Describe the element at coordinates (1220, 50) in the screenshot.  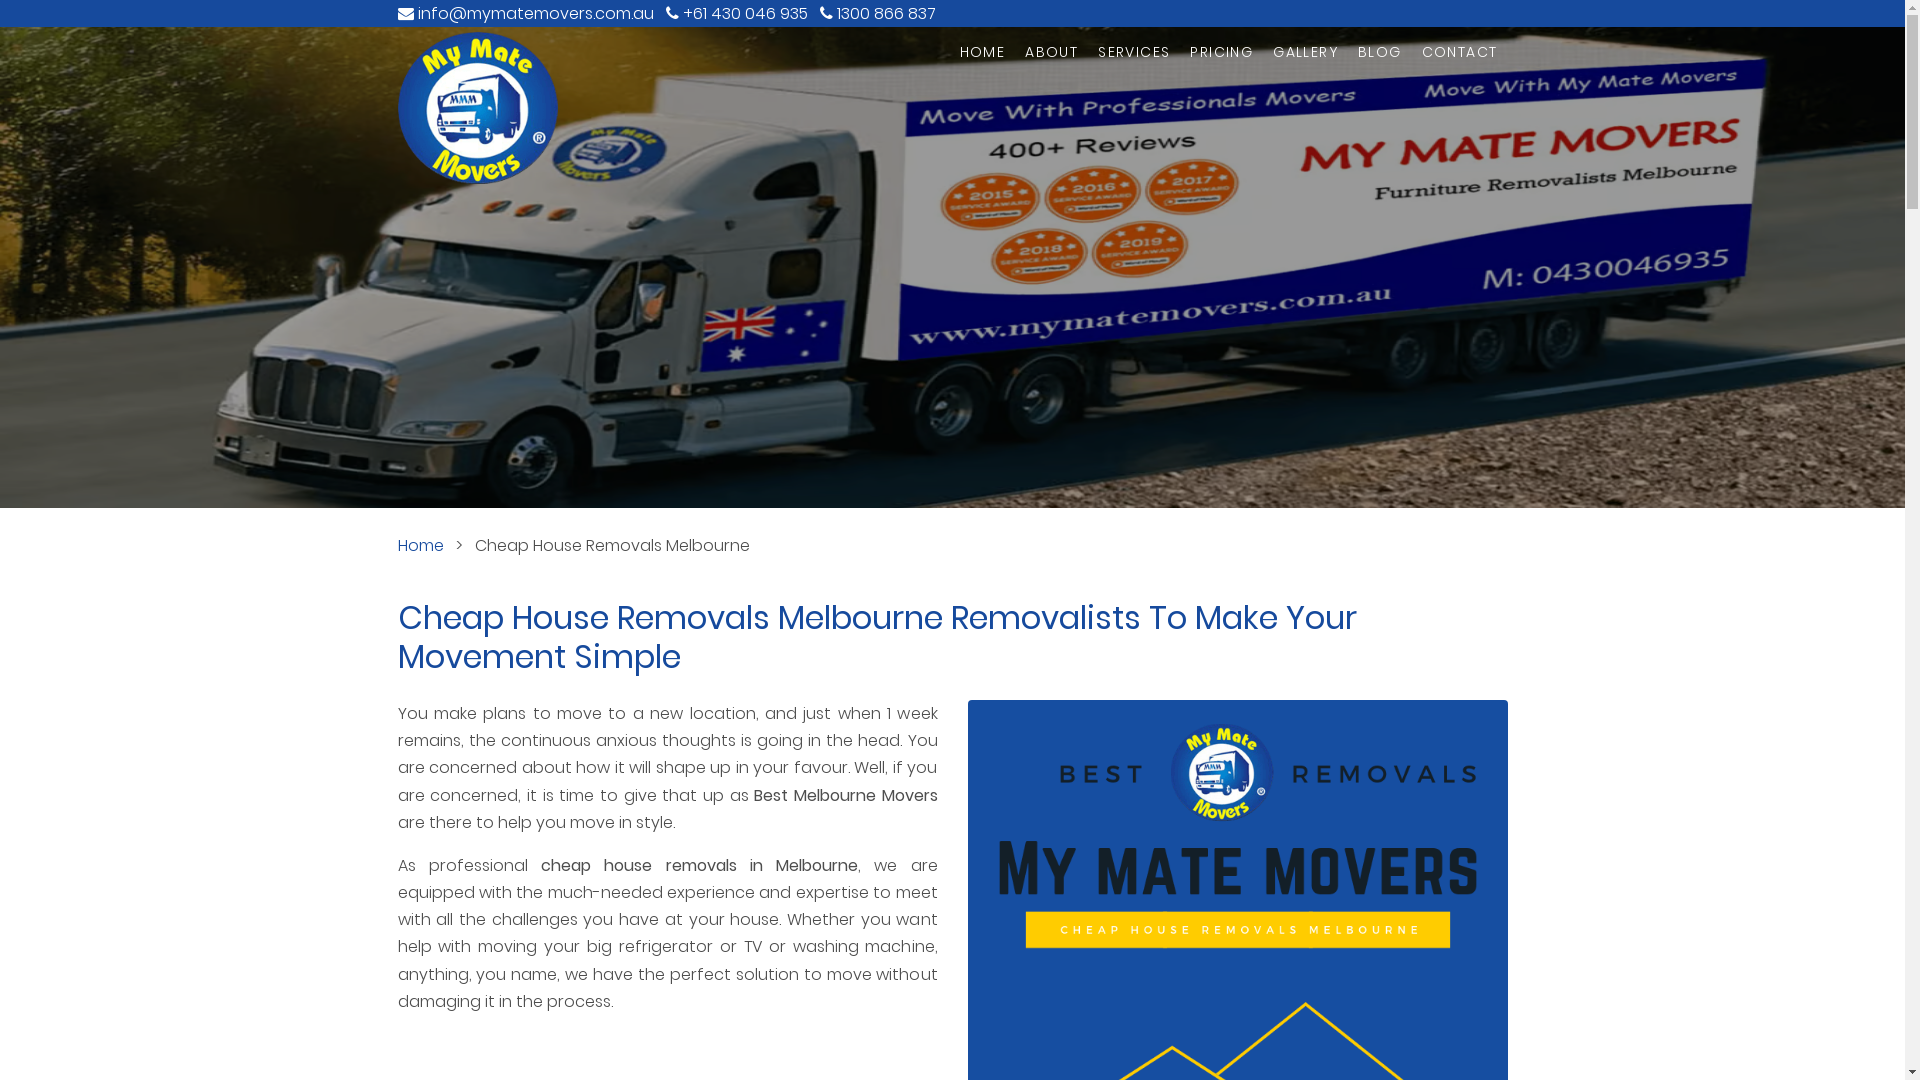
I see `'PRICING'` at that location.